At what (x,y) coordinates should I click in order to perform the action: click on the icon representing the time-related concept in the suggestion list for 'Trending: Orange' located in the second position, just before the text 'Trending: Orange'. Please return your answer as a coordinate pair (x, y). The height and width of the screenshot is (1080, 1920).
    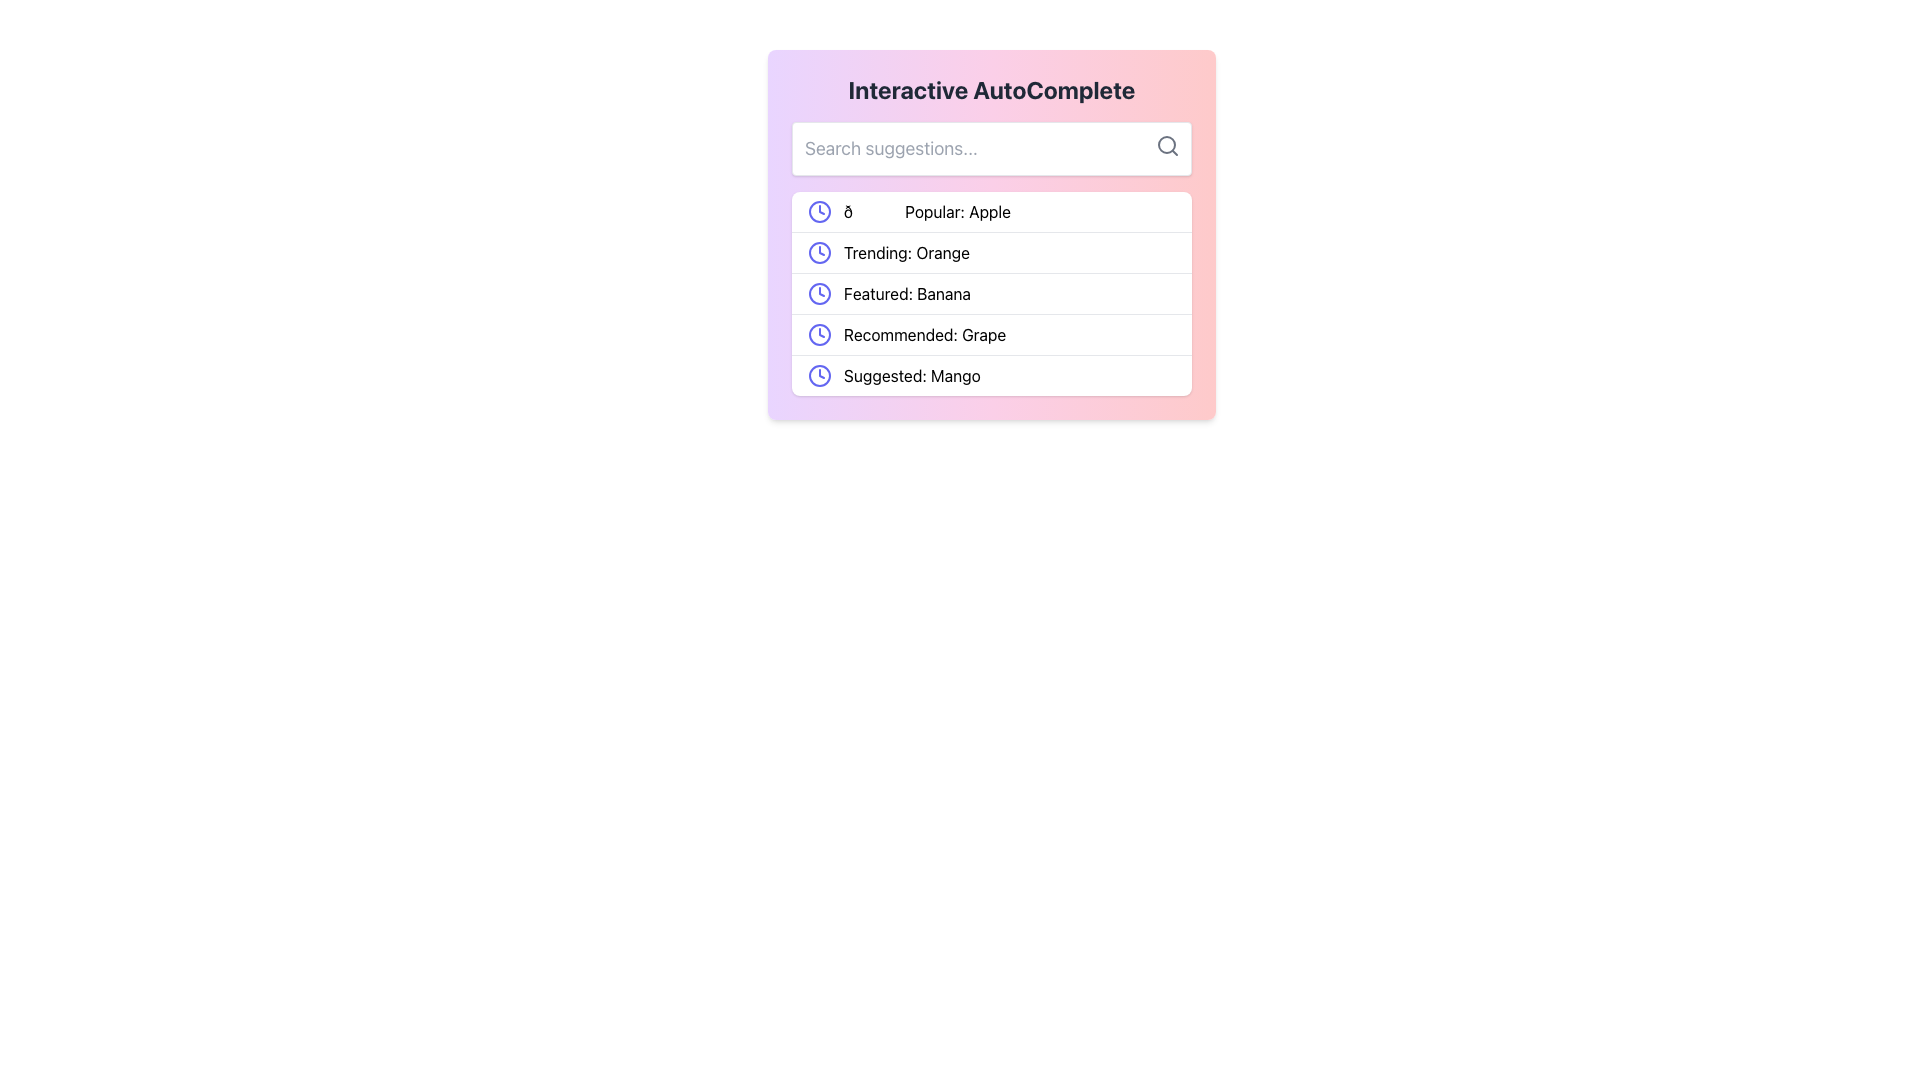
    Looking at the image, I should click on (820, 252).